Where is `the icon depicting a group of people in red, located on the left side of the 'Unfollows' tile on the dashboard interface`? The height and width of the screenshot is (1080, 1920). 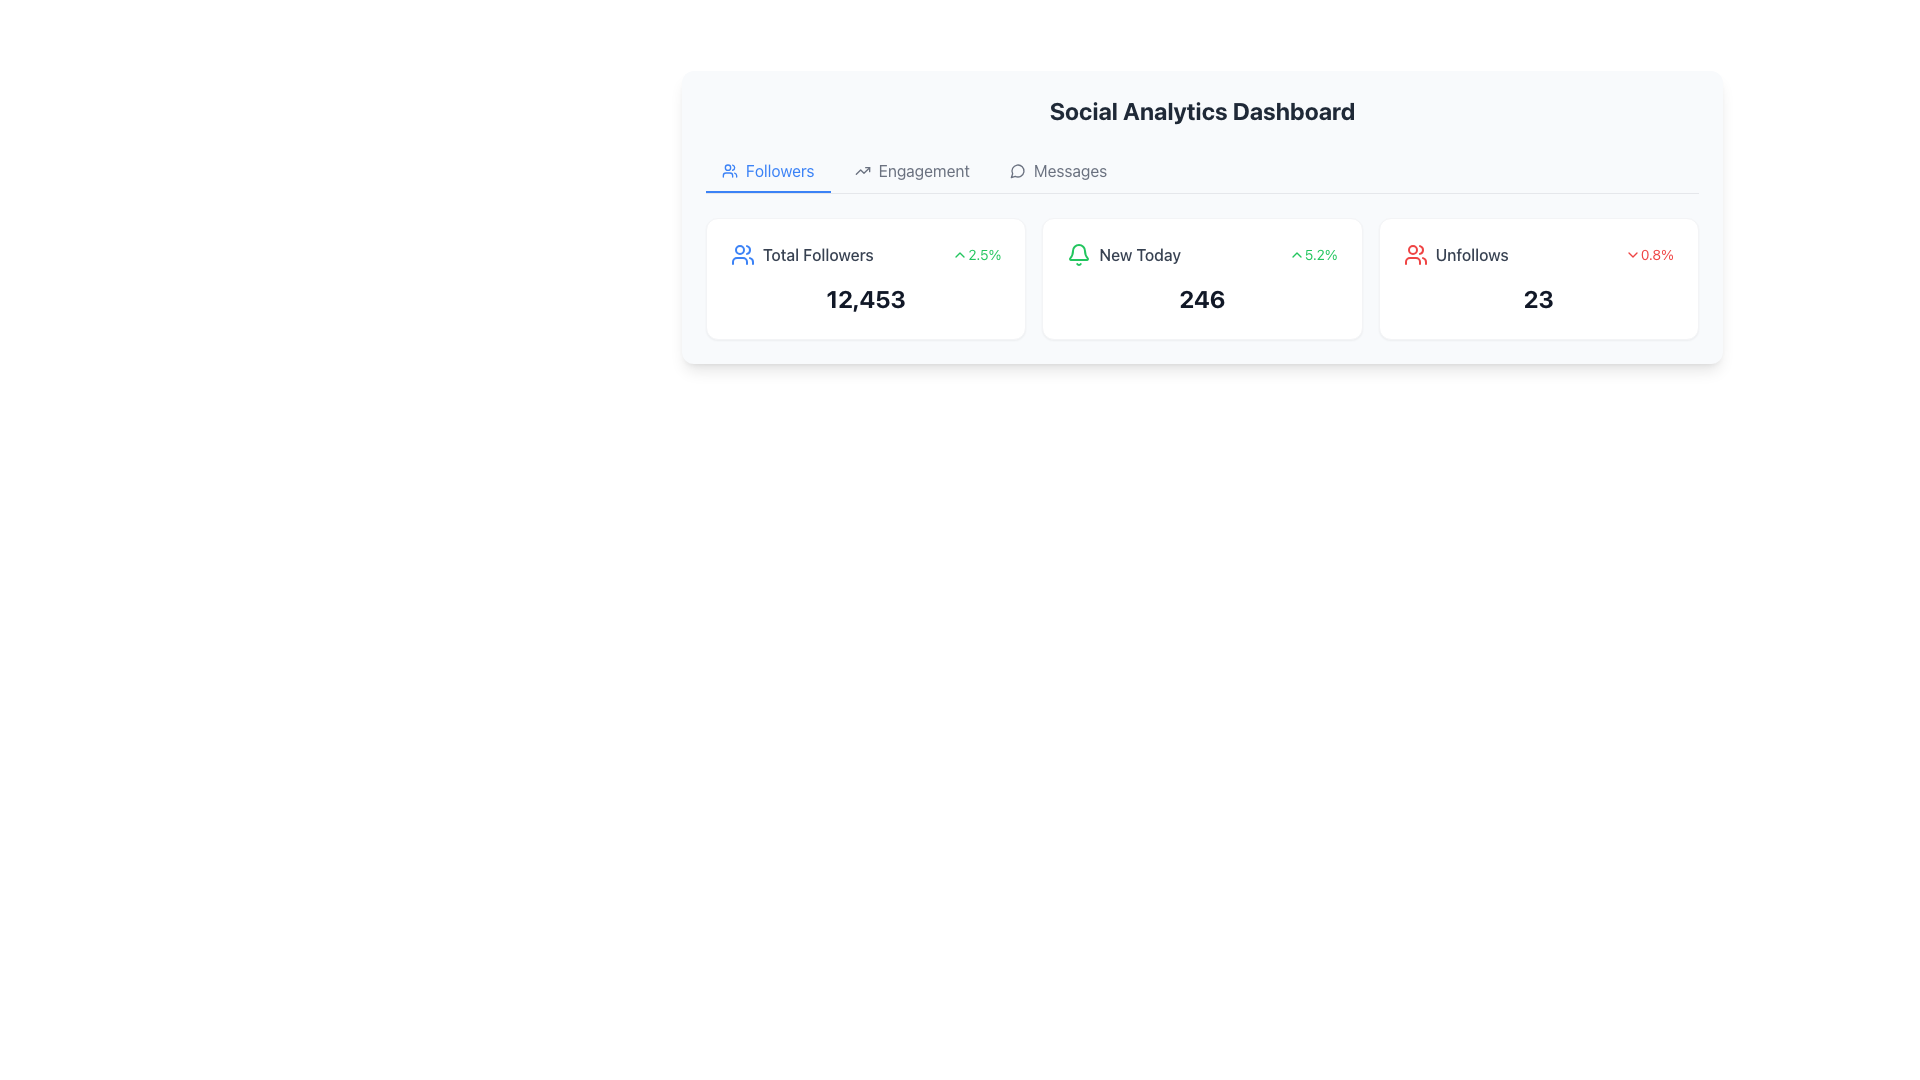
the icon depicting a group of people in red, located on the left side of the 'Unfollows' tile on the dashboard interface is located at coordinates (1414, 253).